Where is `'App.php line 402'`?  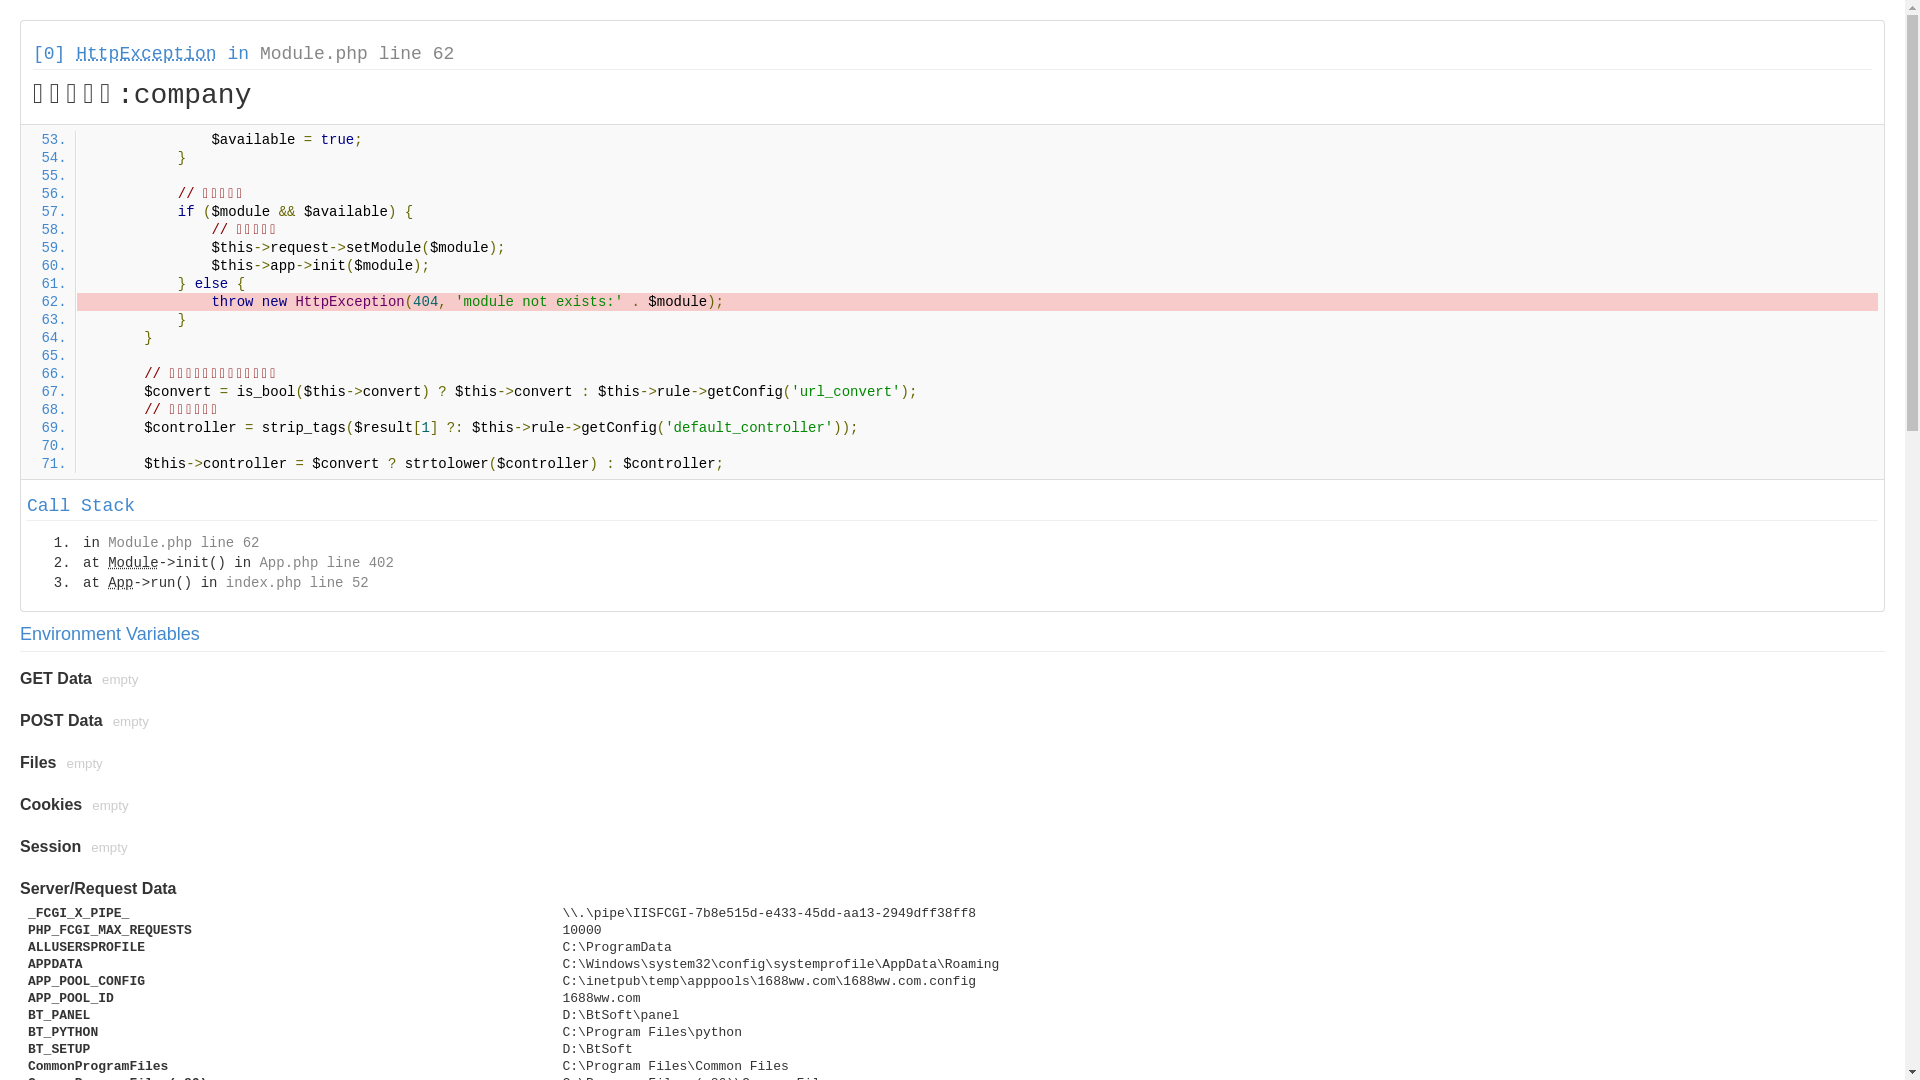 'App.php line 402' is located at coordinates (326, 563).